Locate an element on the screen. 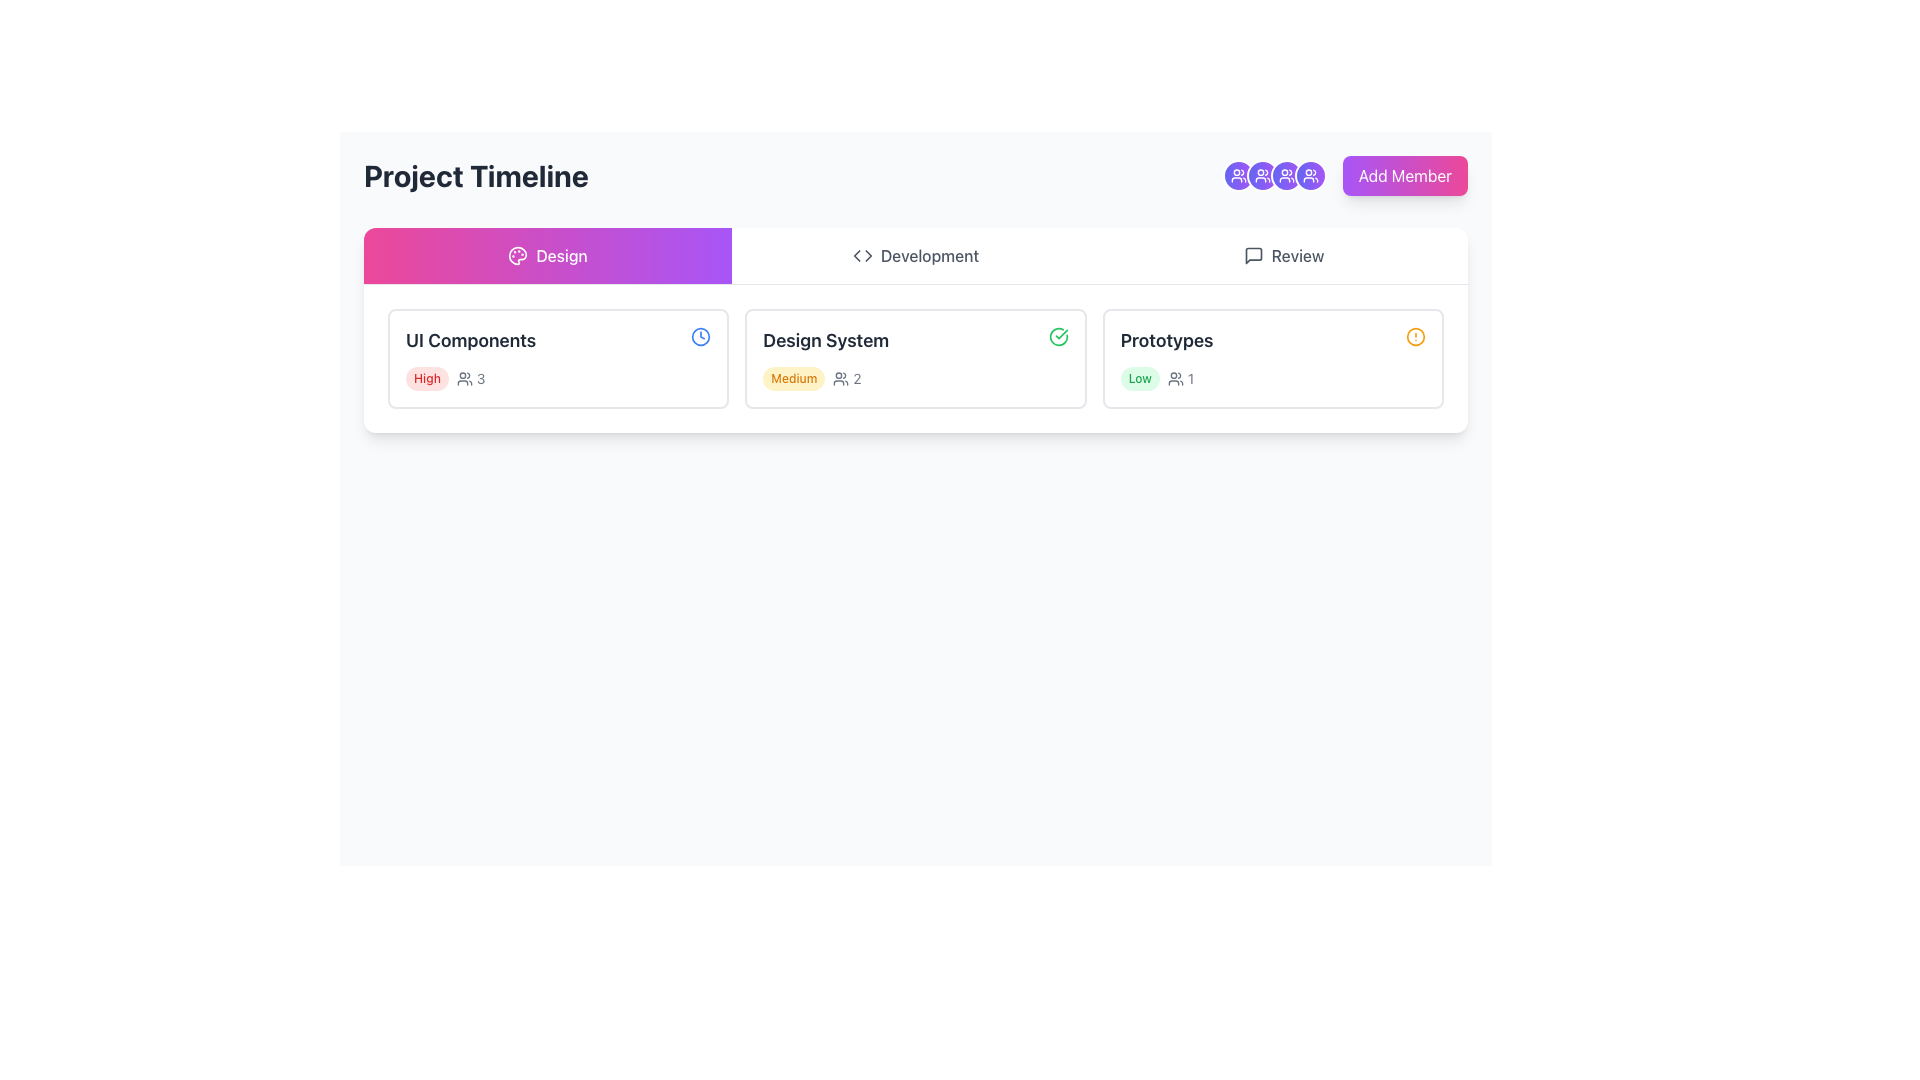  the small numeric text label displaying '1', which is styled with a small font size and gray color, located to the right of a user icon is located at coordinates (1190, 378).